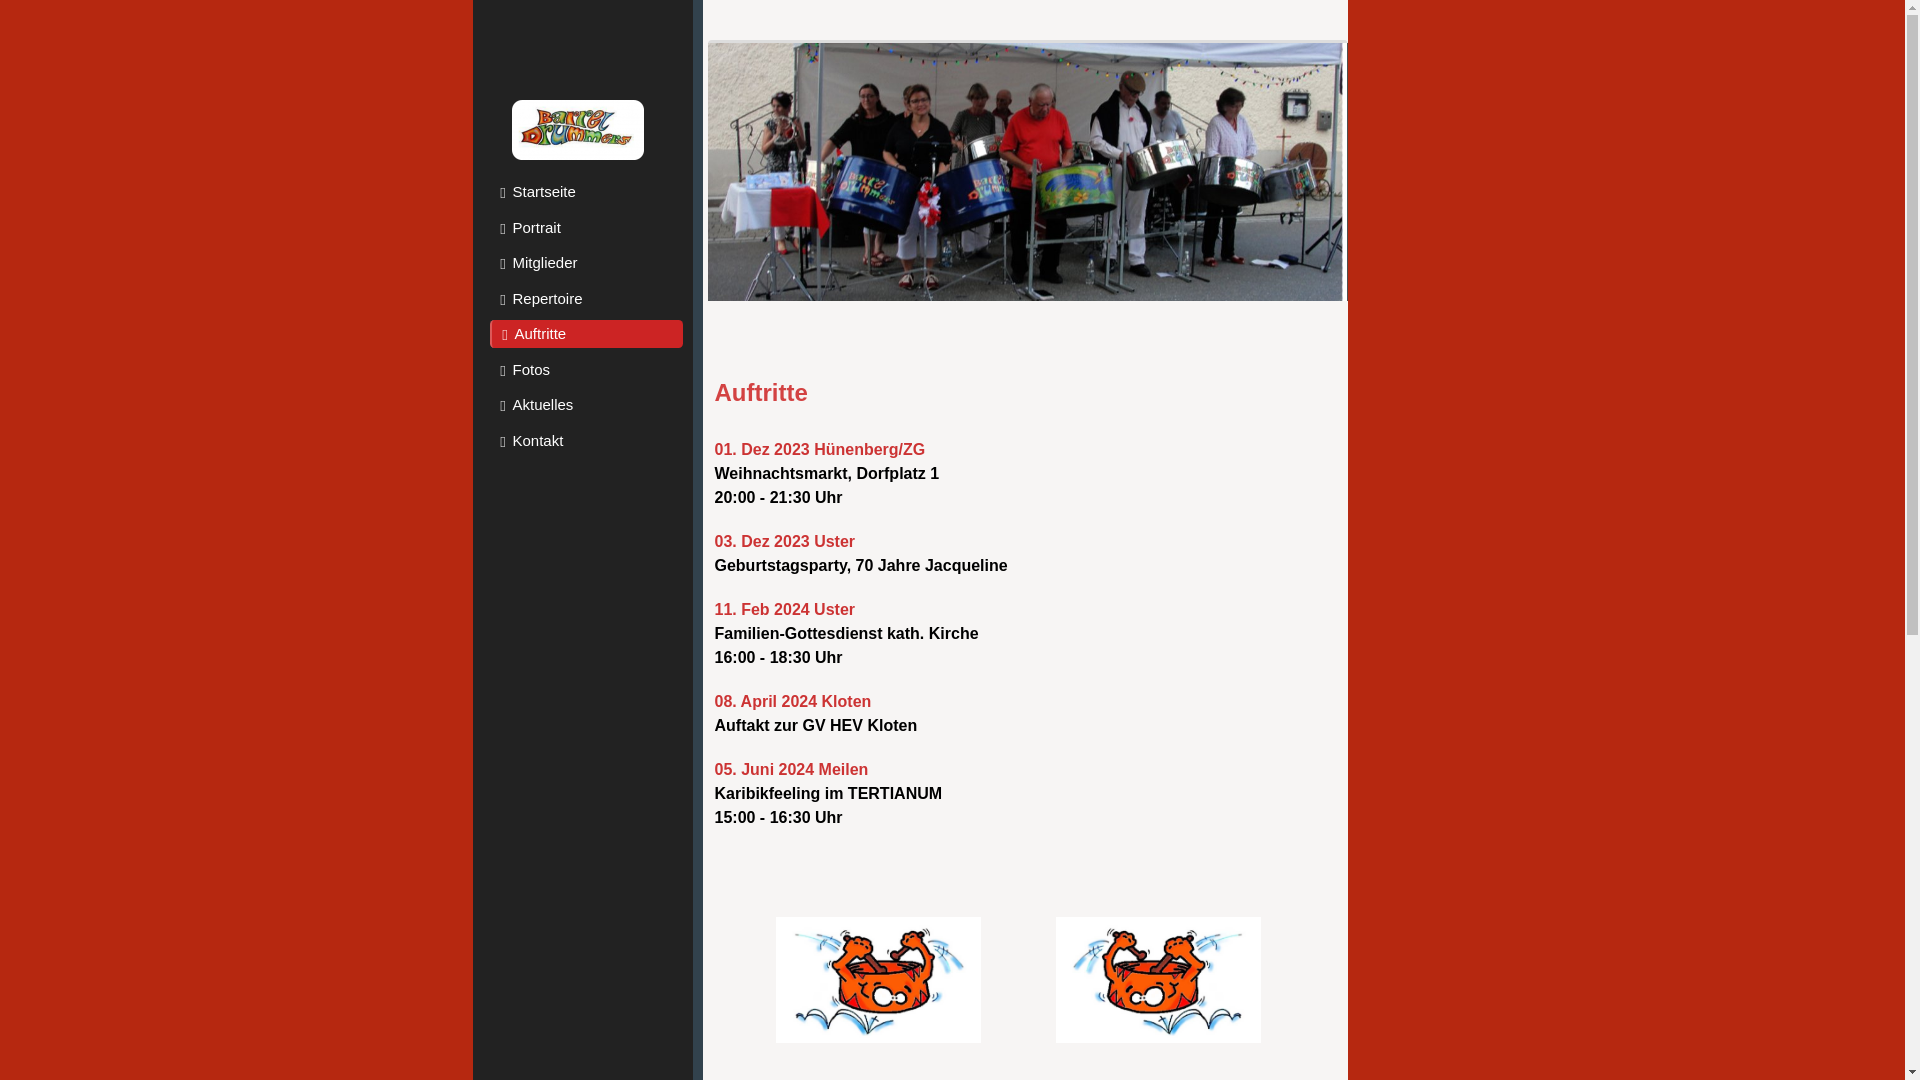 The image size is (1920, 1080). What do you see at coordinates (585, 261) in the screenshot?
I see `'Mitglieder'` at bounding box center [585, 261].